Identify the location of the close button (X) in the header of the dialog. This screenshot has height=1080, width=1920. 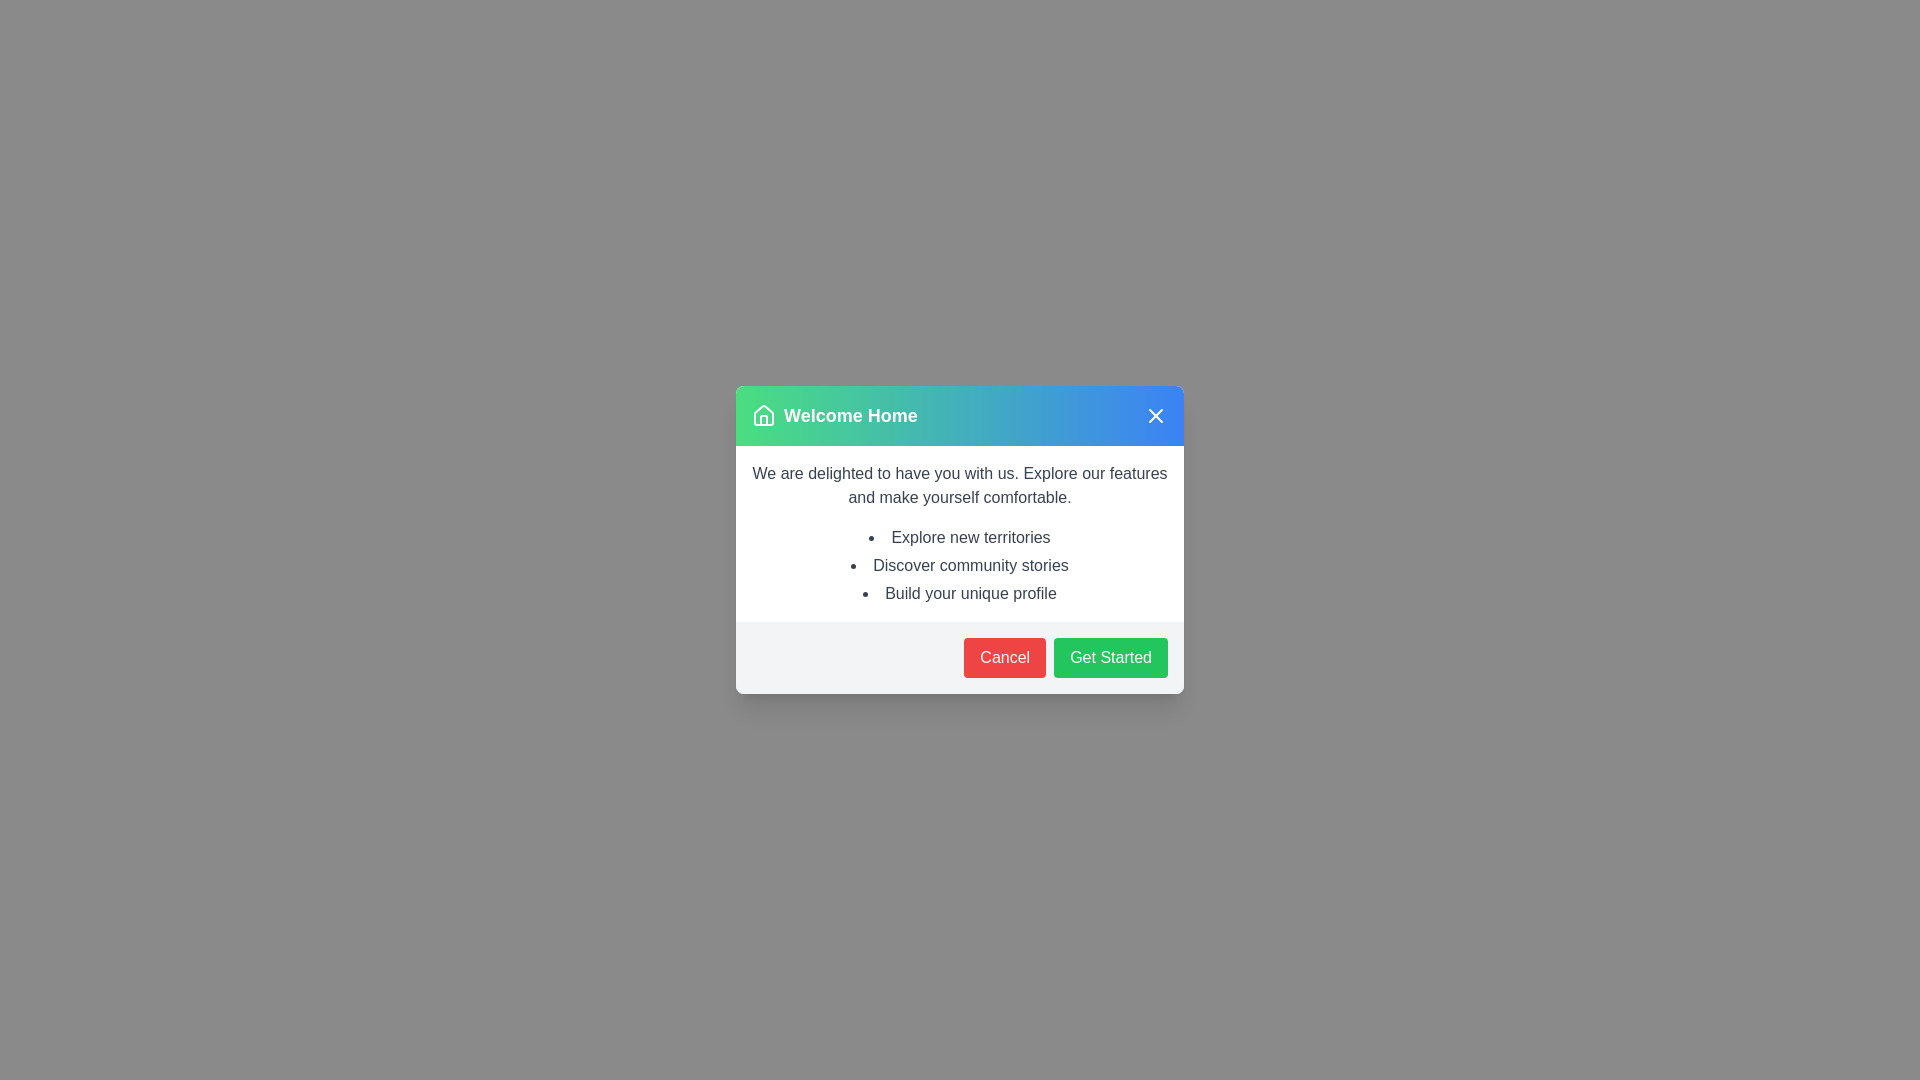
(1156, 415).